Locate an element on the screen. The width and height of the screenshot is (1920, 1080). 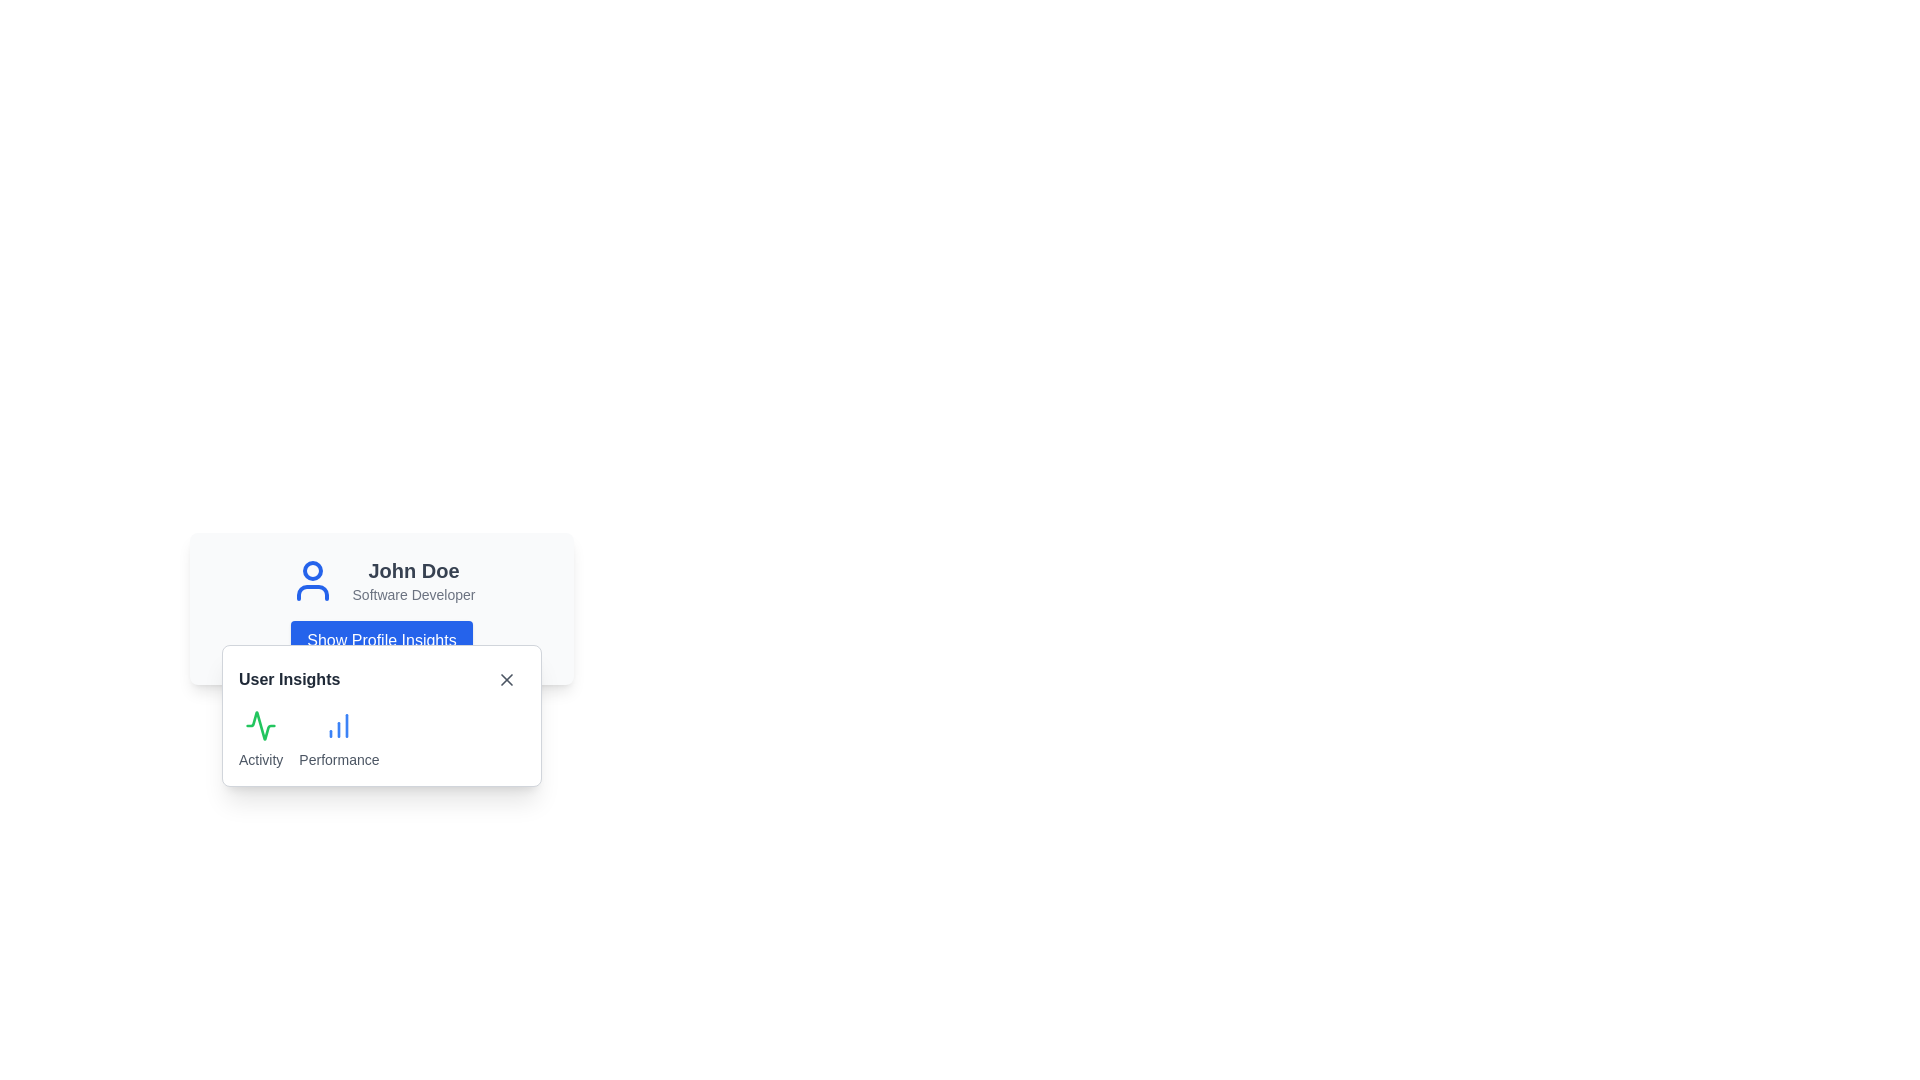
the 'Performance' button, which is the second option in the 'User Insights' popup is located at coordinates (339, 740).